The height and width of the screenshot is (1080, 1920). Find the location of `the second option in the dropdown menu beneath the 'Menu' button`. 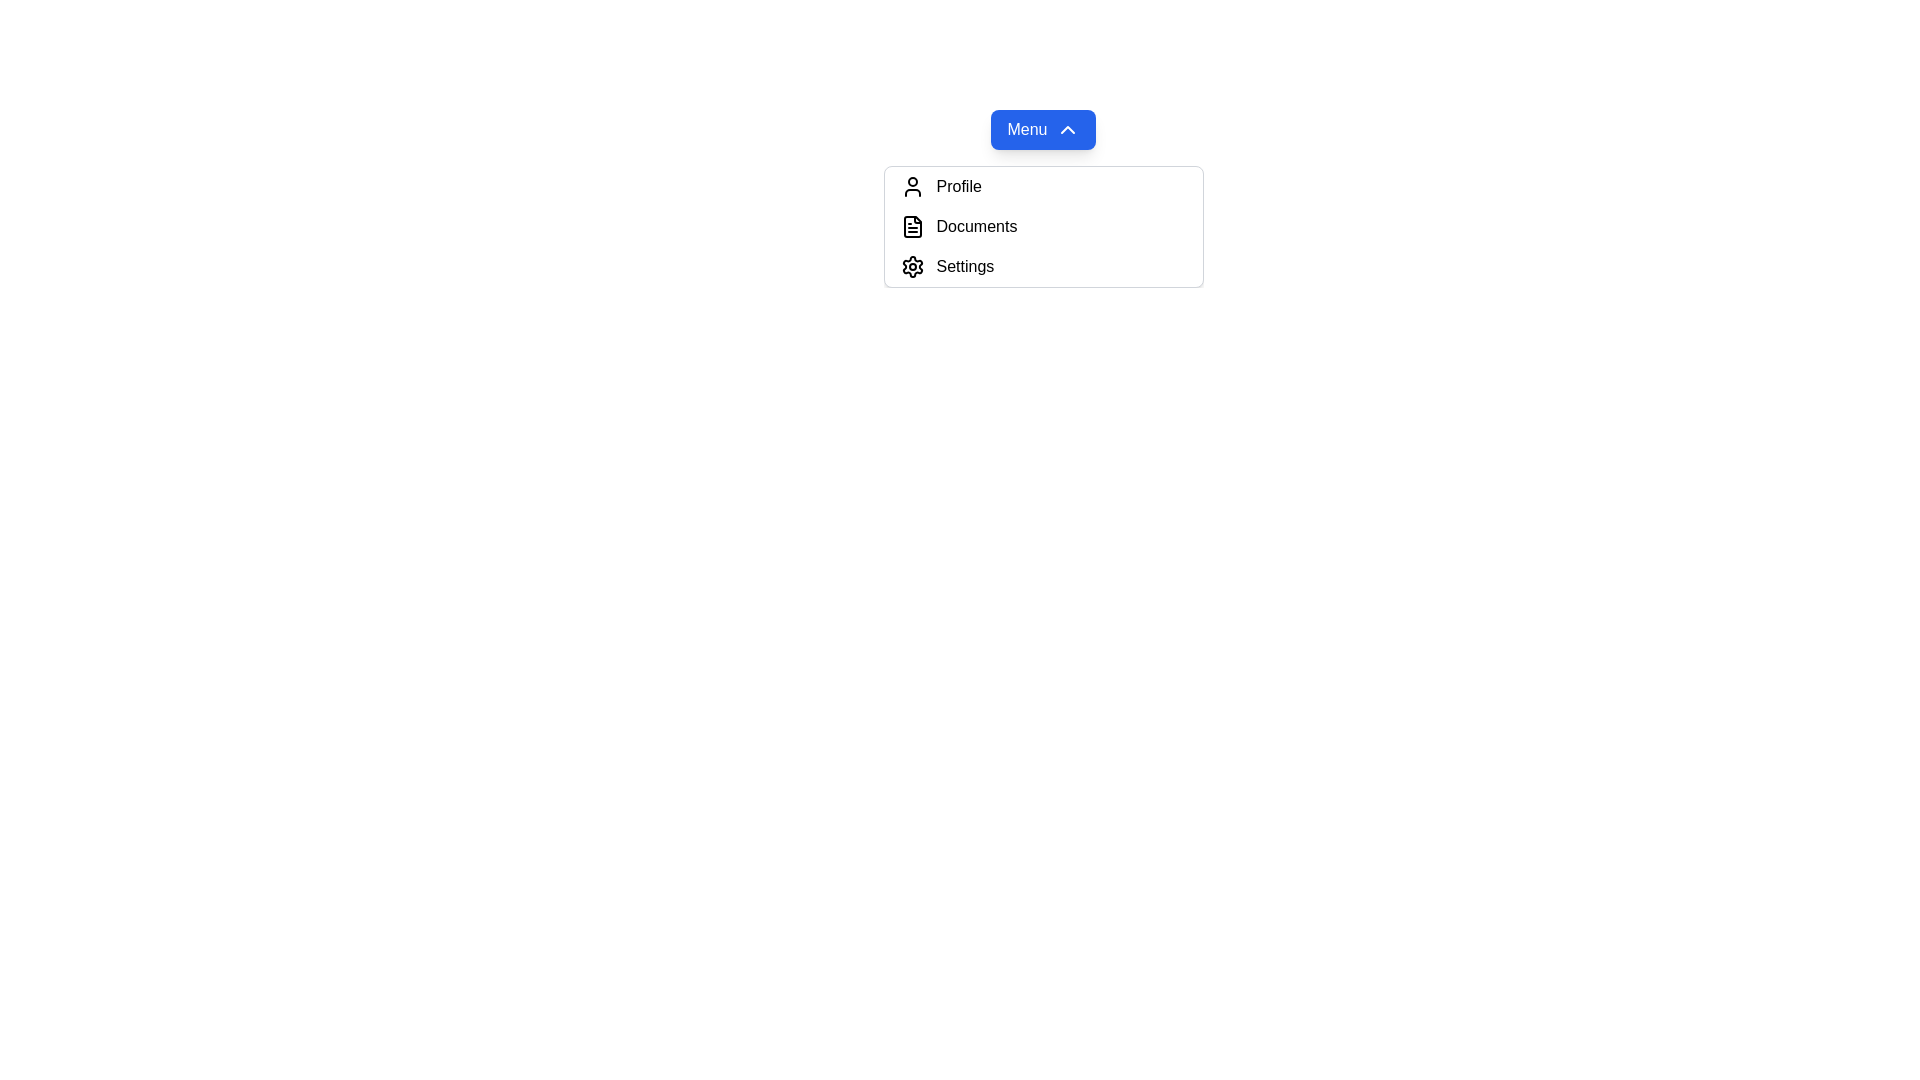

the second option in the dropdown menu beneath the 'Menu' button is located at coordinates (976, 226).